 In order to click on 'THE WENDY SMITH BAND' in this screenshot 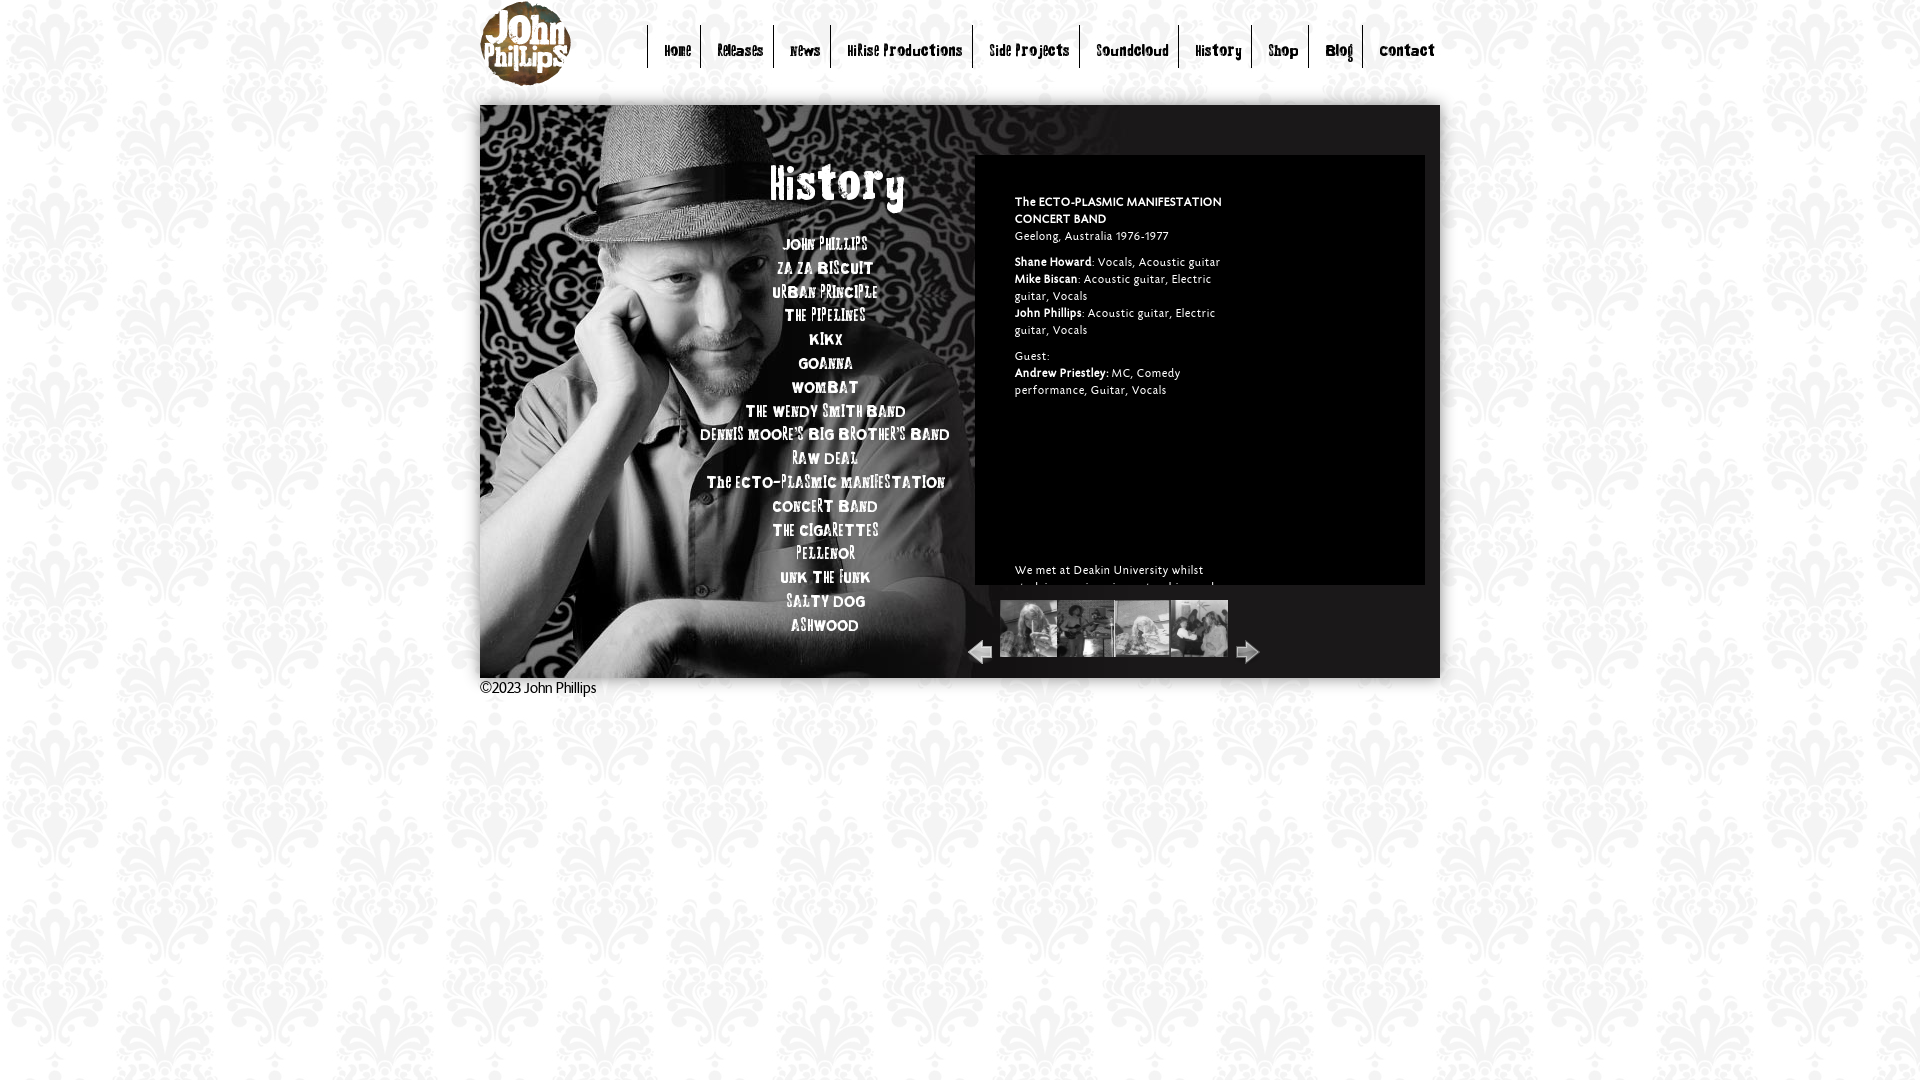, I will do `click(824, 411)`.